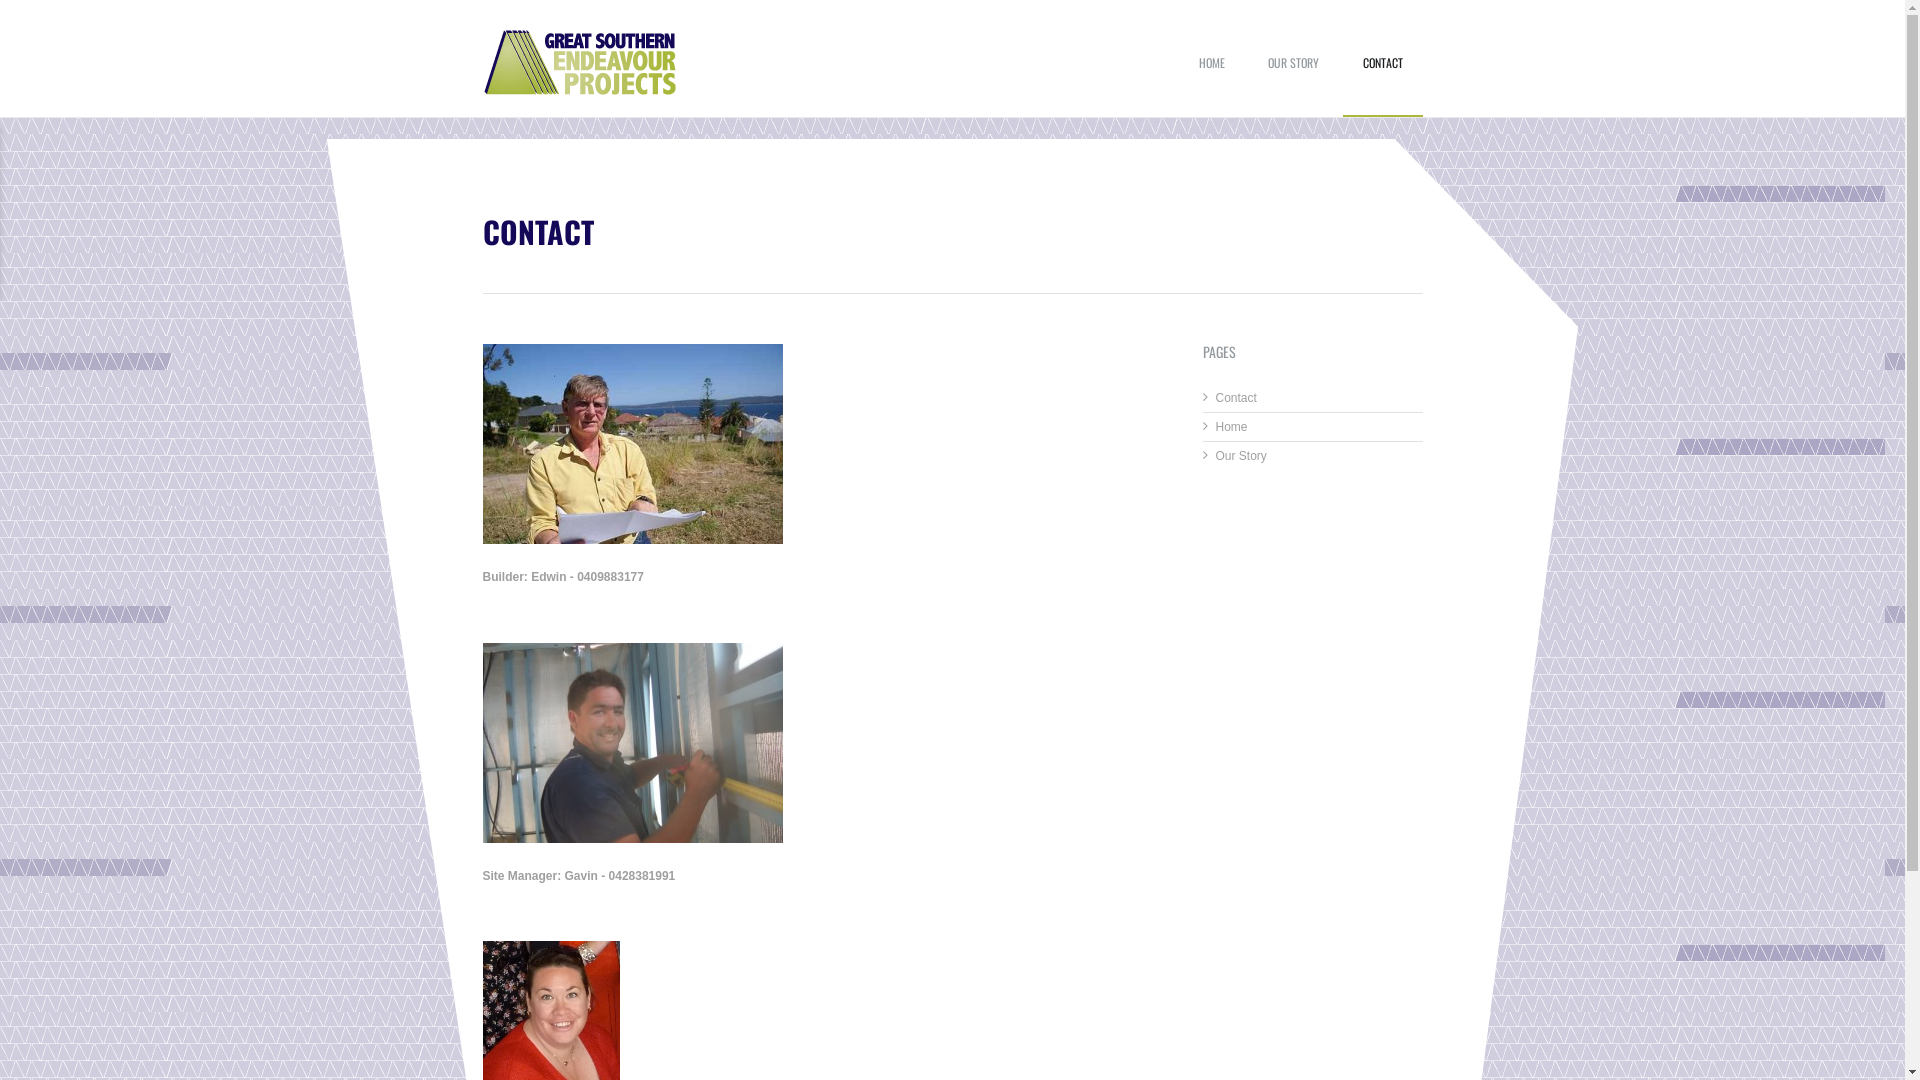  I want to click on 'Contact', so click(1235, 397).